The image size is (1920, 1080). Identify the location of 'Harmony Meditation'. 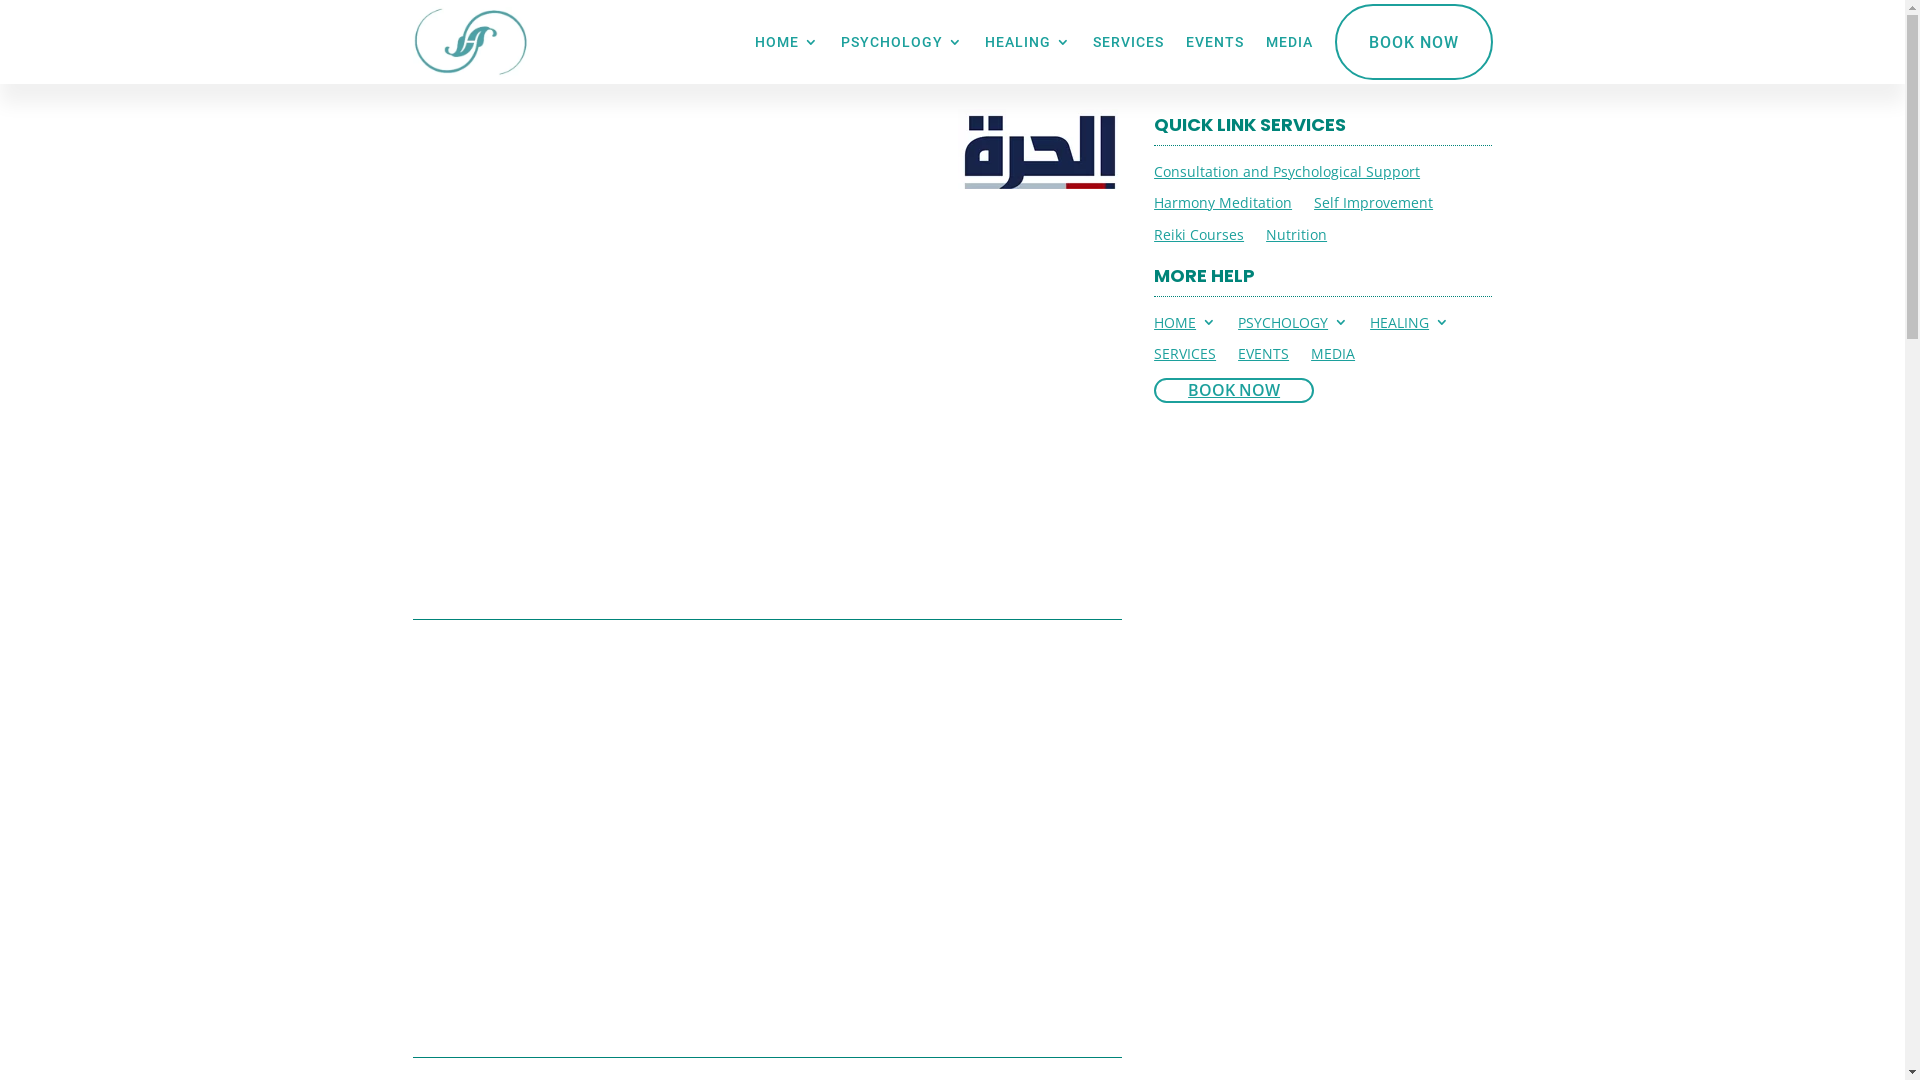
(1222, 206).